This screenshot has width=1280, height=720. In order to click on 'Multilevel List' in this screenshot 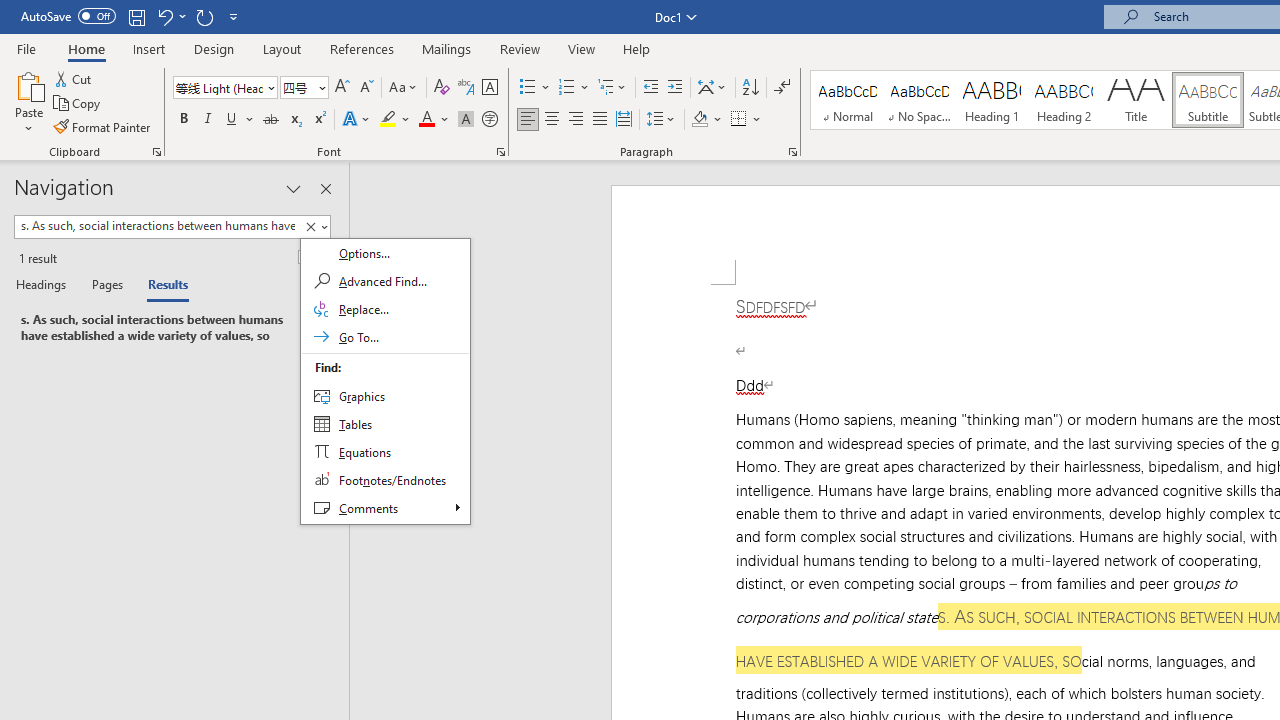, I will do `click(612, 86)`.